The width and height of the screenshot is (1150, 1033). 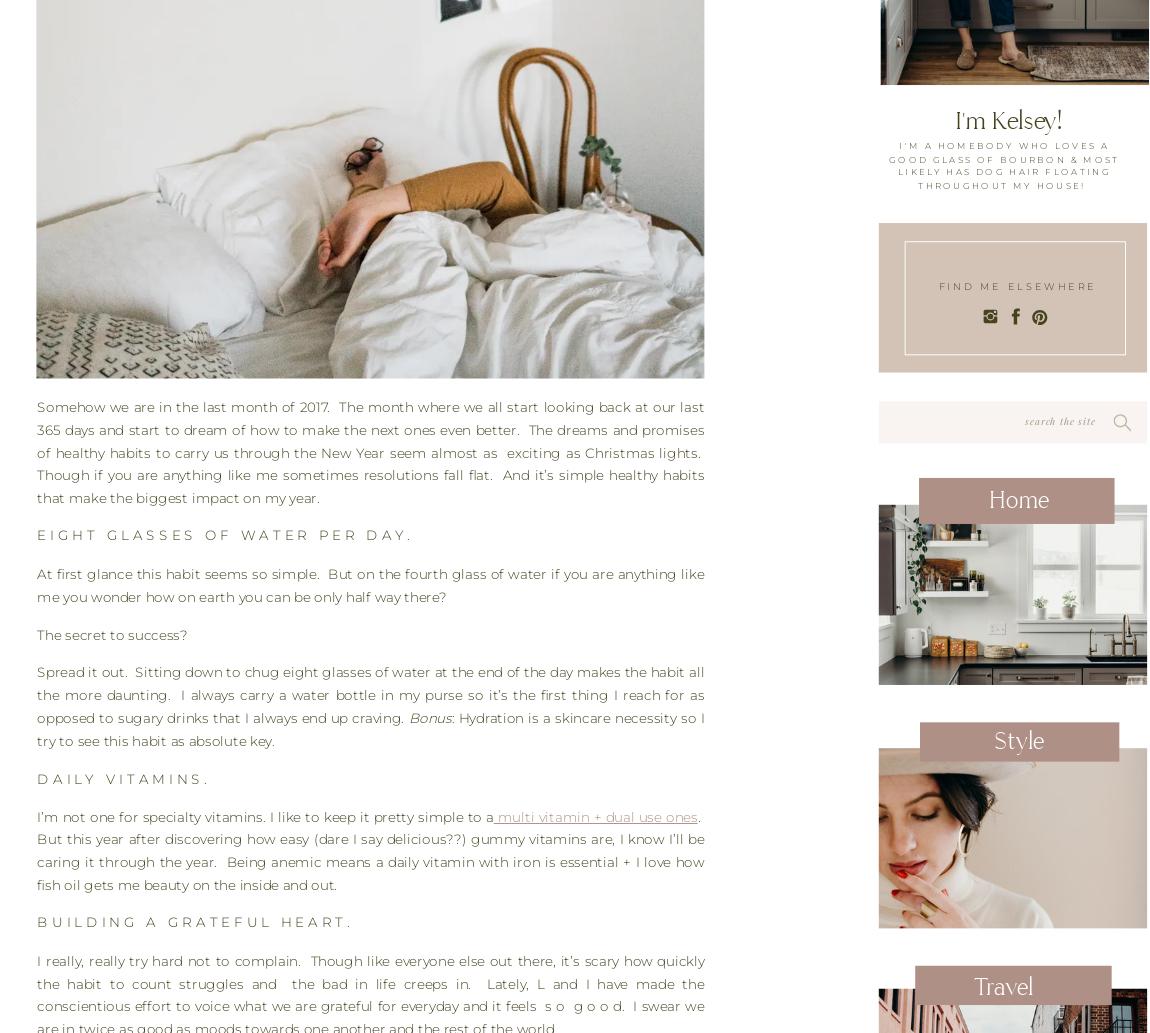 What do you see at coordinates (370, 850) in the screenshot?
I see `'.  But this year after discovering how easy (dare I say delicious??) gummy vitamins are, I know I’ll be caring it through the year.  Being anemic means a daily vitamin with iron is essential + I love how fish oil gets me beauty on the inside and out.'` at bounding box center [370, 850].